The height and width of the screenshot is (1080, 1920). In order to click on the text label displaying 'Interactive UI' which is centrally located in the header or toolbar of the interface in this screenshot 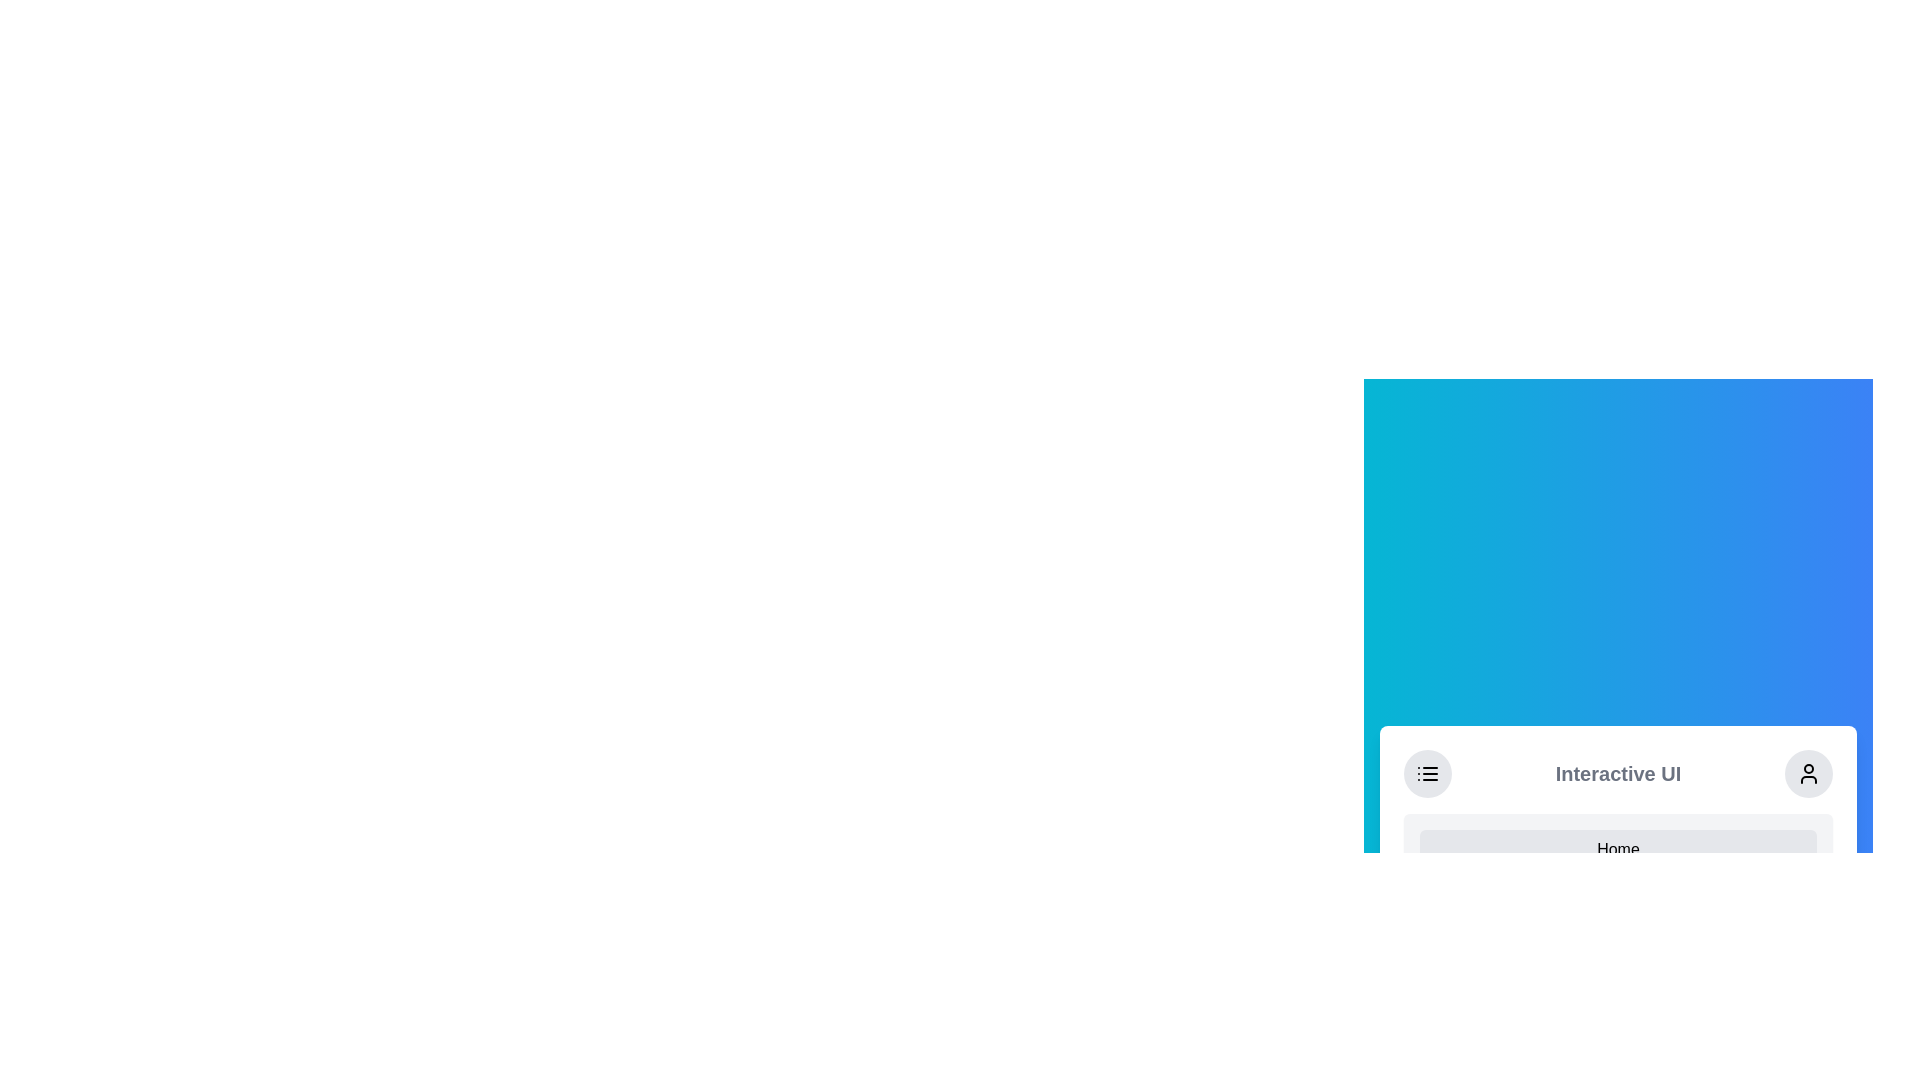, I will do `click(1618, 773)`.